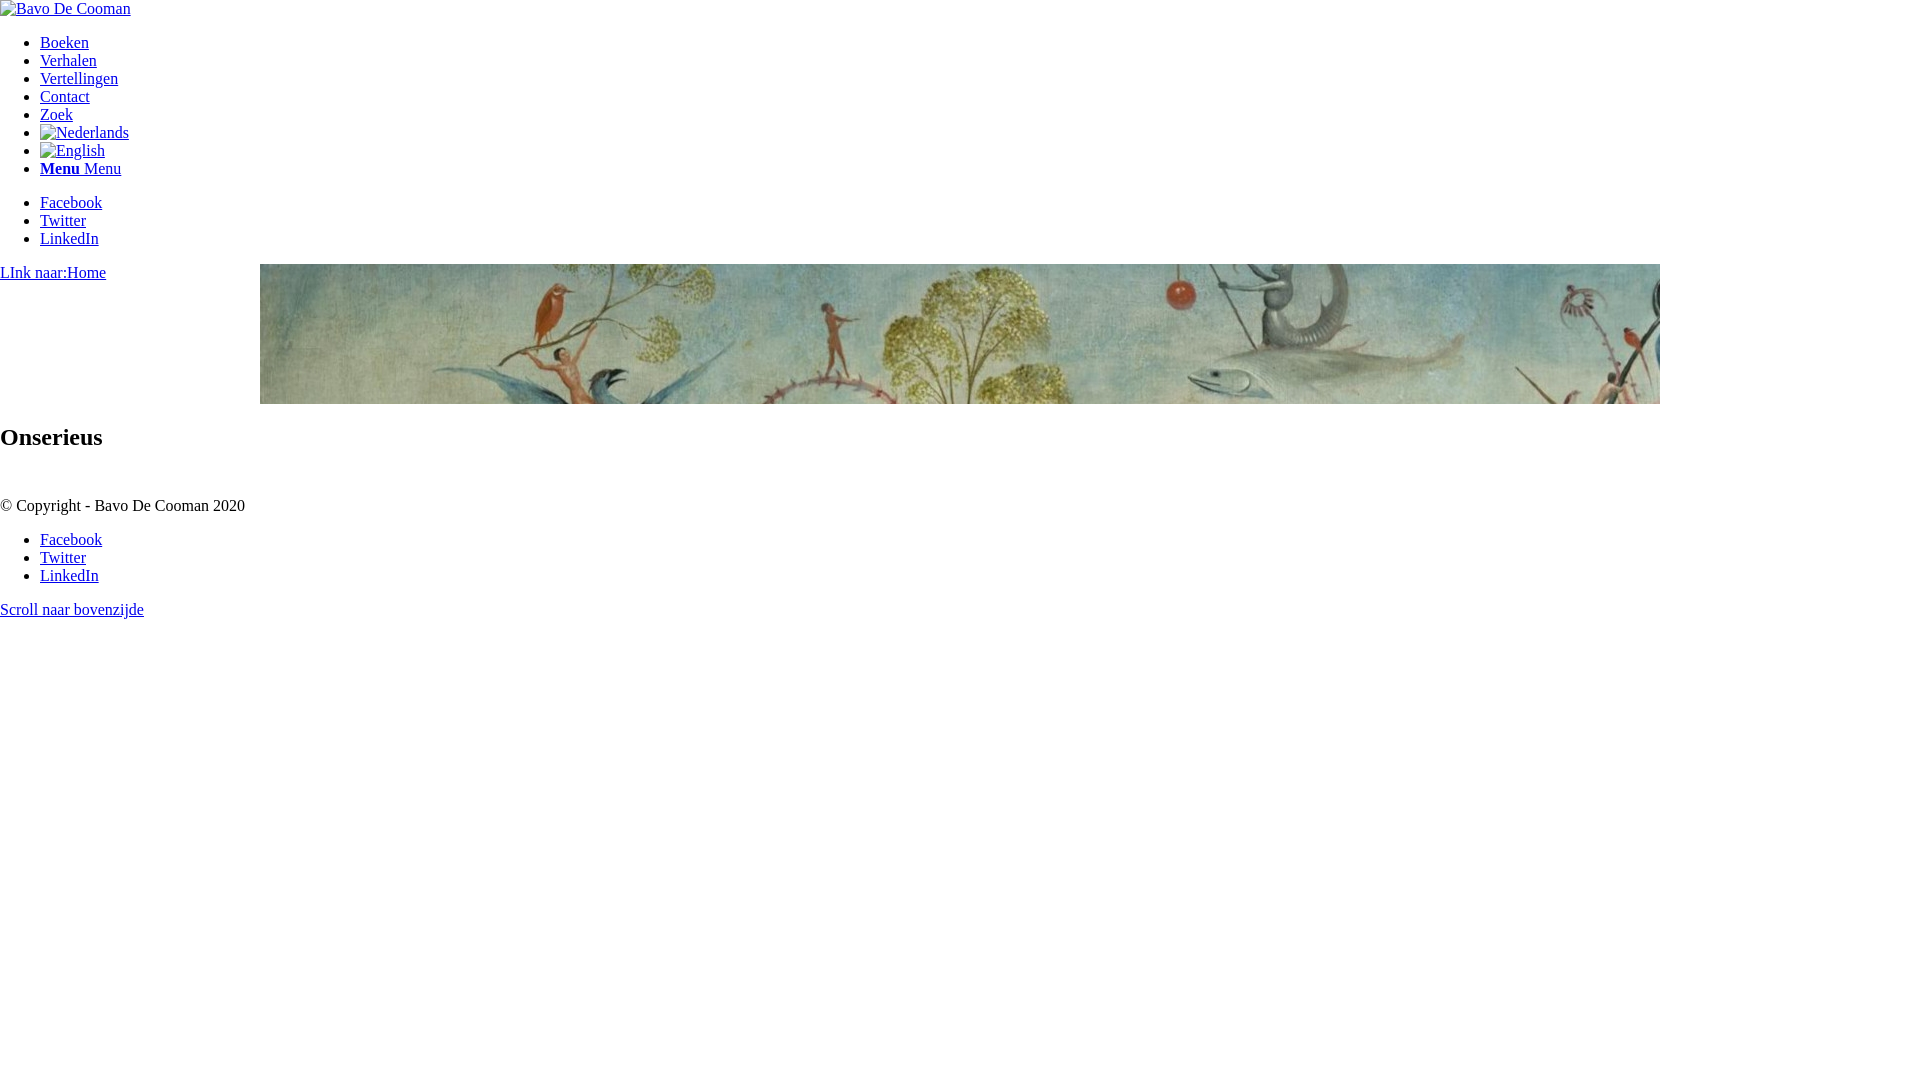 The image size is (1920, 1080). What do you see at coordinates (69, 237) in the screenshot?
I see `'LinkedIn'` at bounding box center [69, 237].